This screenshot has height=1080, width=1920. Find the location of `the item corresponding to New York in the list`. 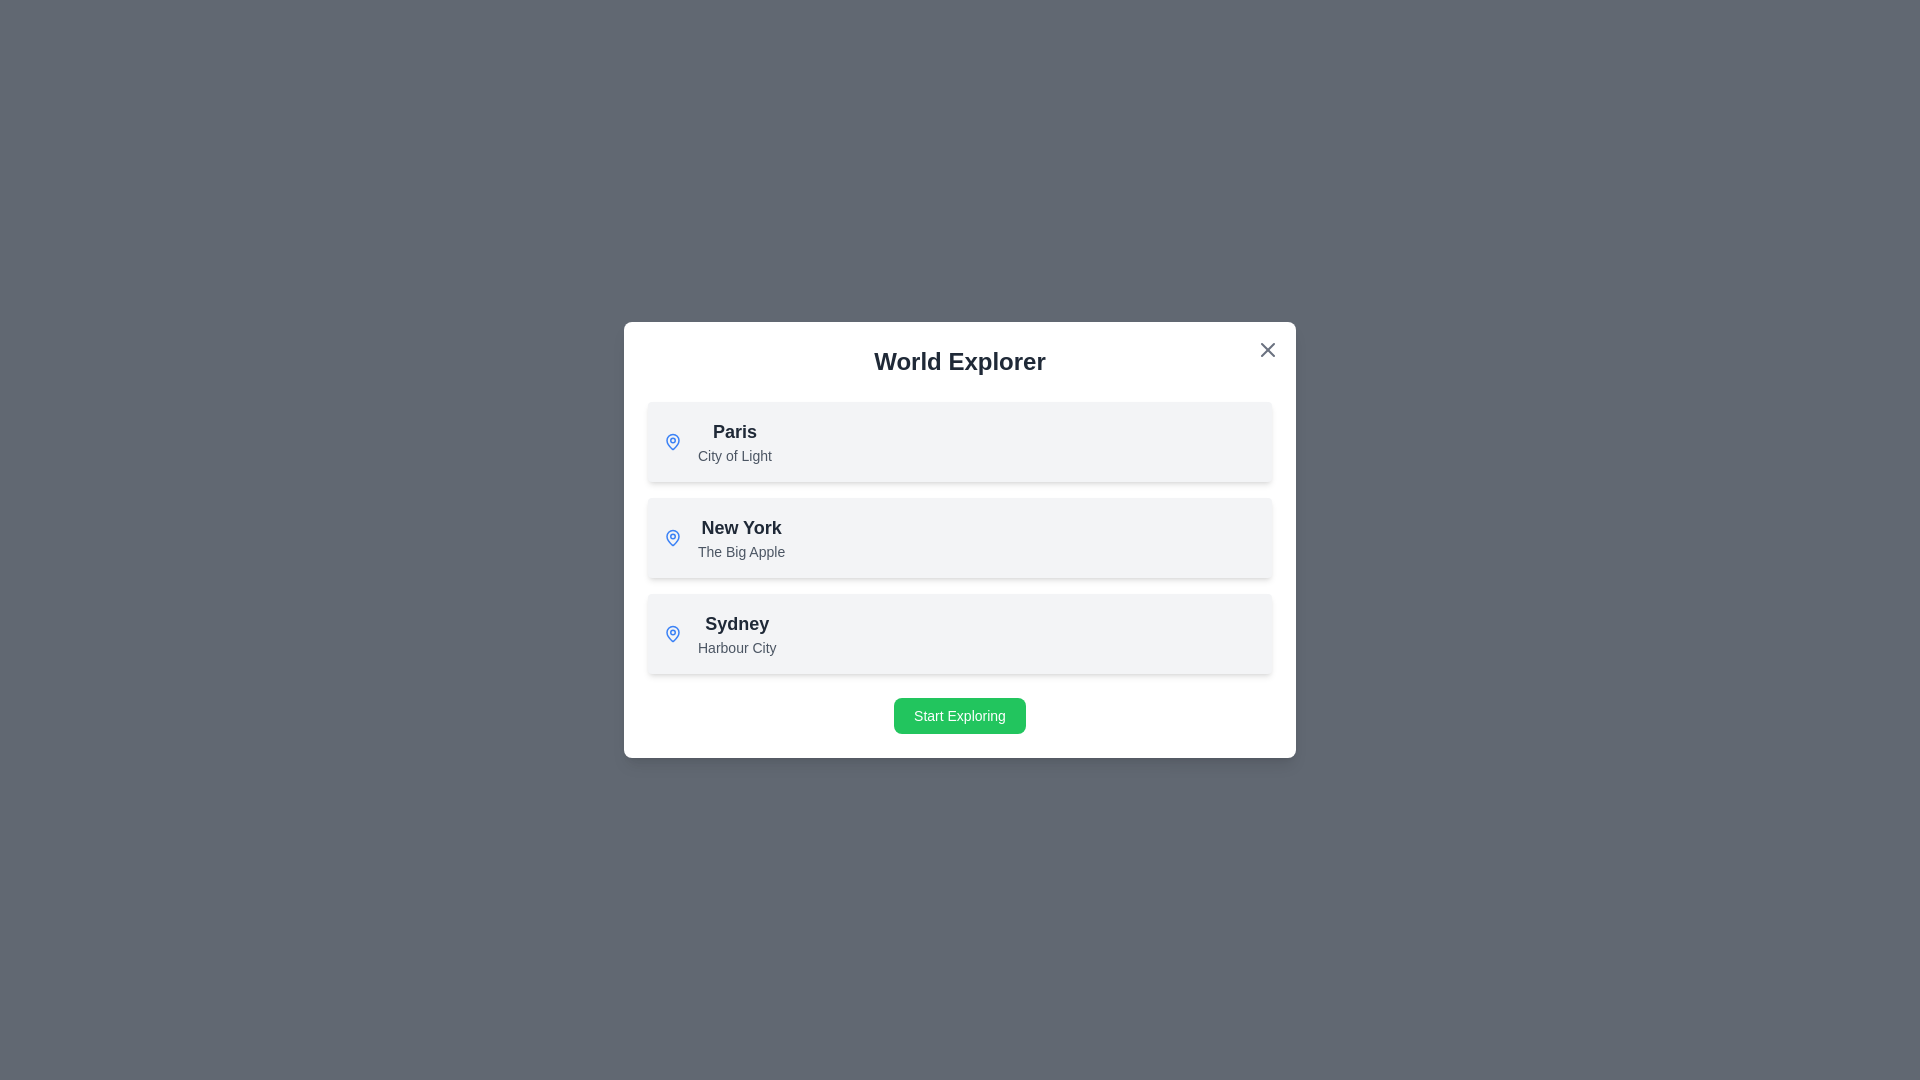

the item corresponding to New York in the list is located at coordinates (960, 536).